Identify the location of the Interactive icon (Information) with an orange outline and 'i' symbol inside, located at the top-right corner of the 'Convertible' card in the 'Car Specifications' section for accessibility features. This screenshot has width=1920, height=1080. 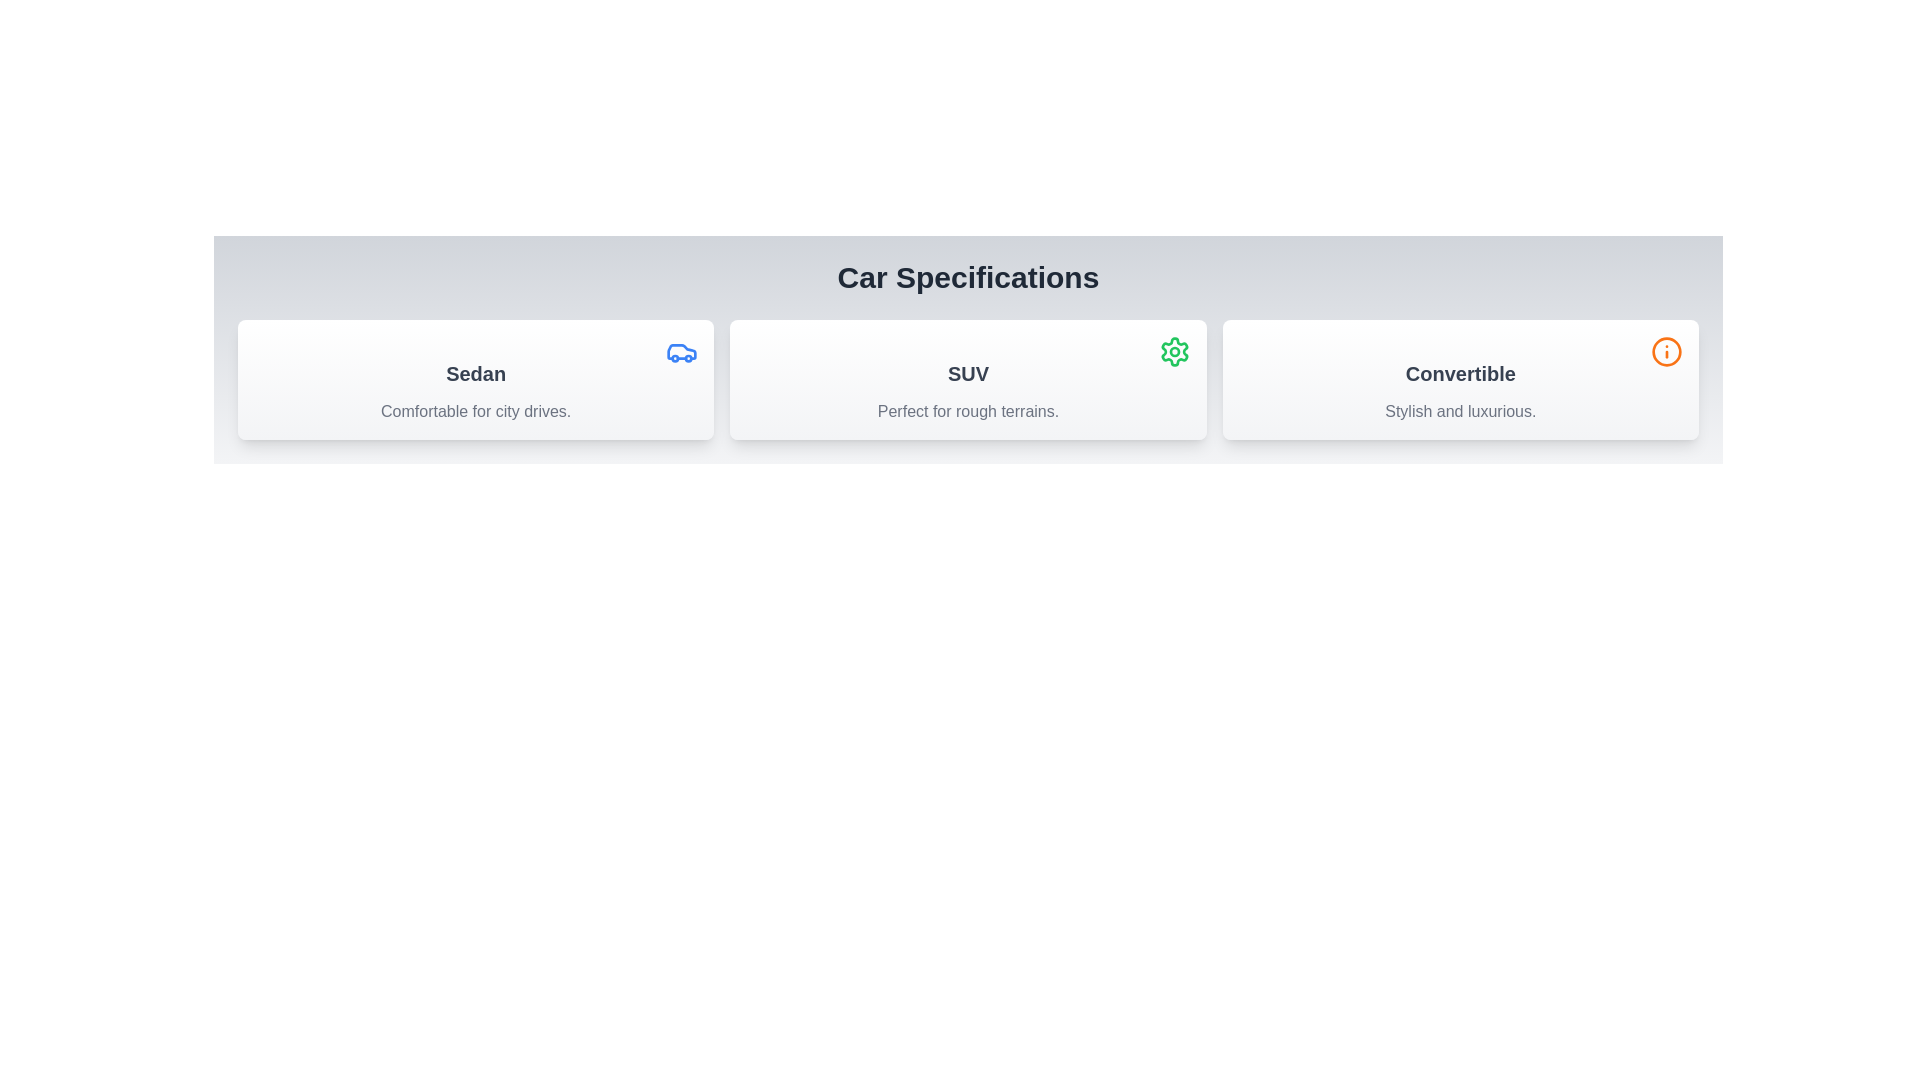
(1666, 350).